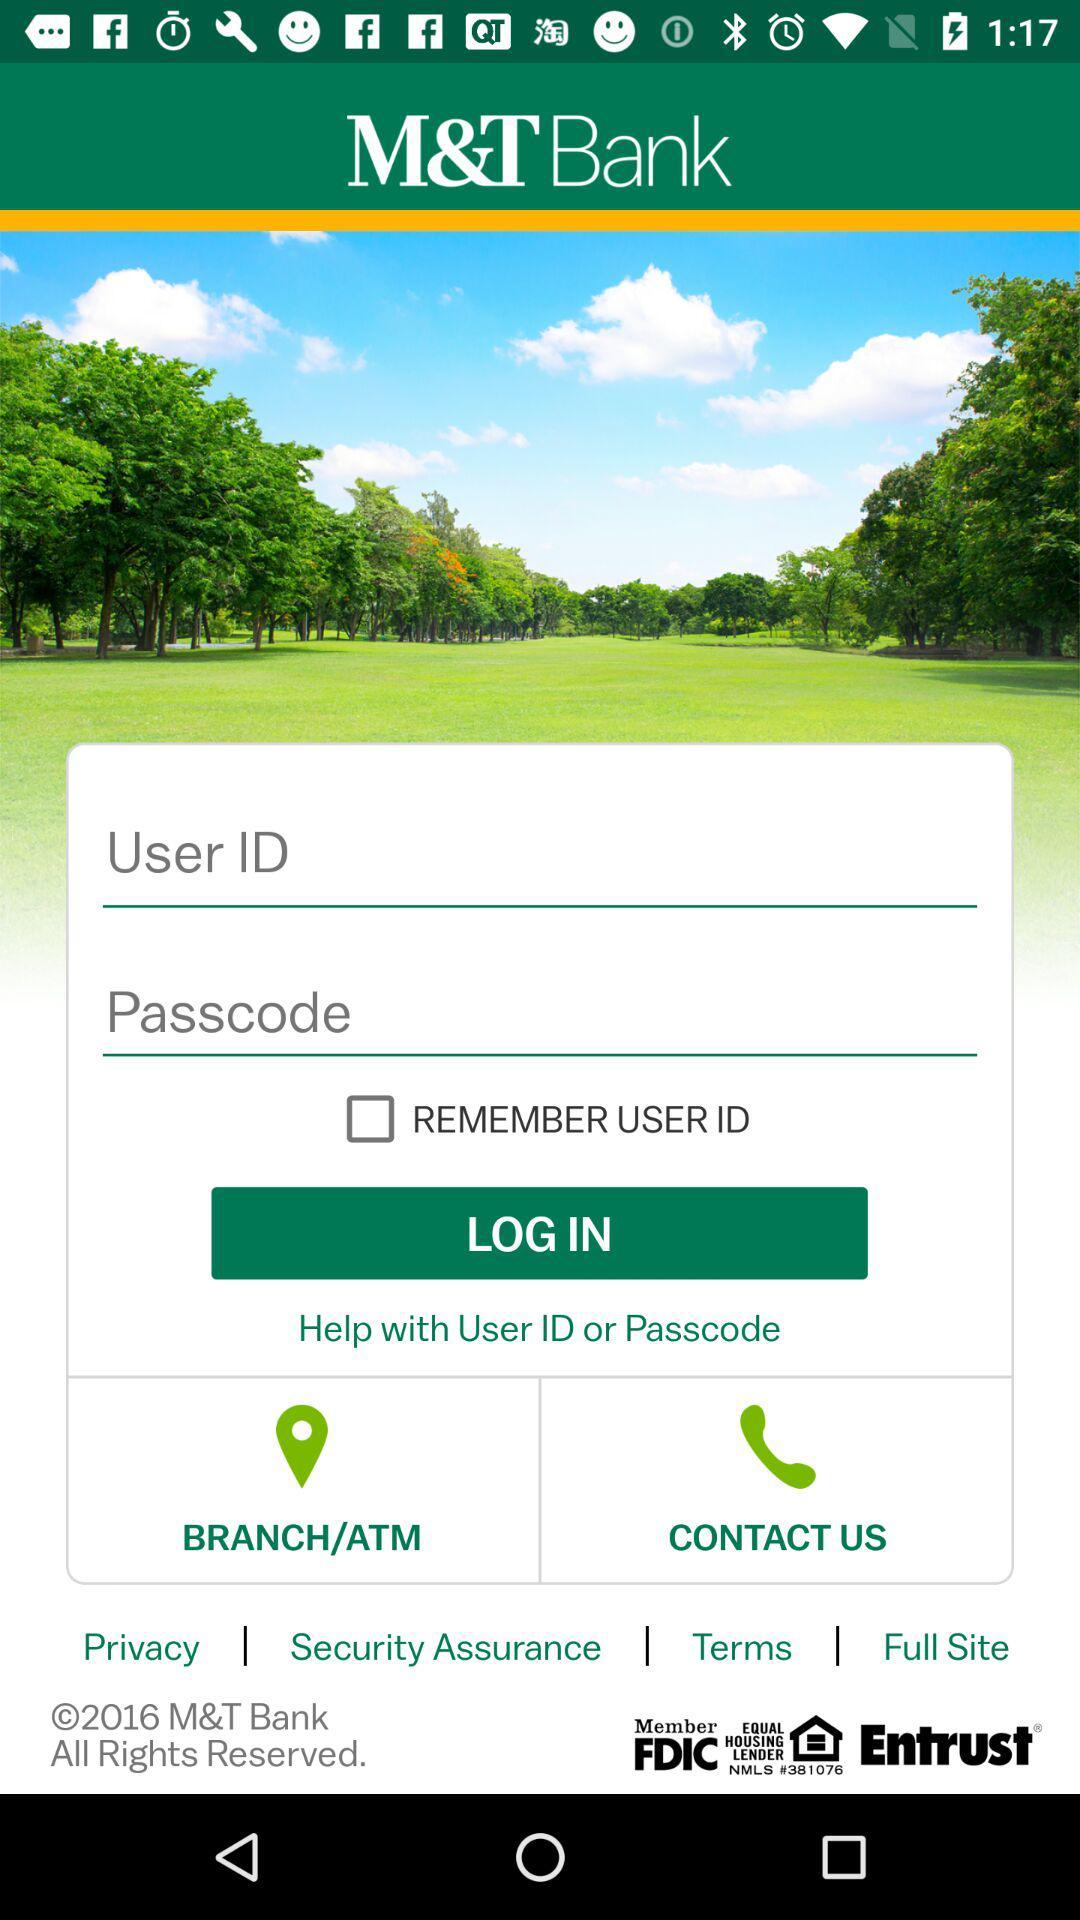 The image size is (1080, 1920). I want to click on item below remember user id item, so click(538, 1232).